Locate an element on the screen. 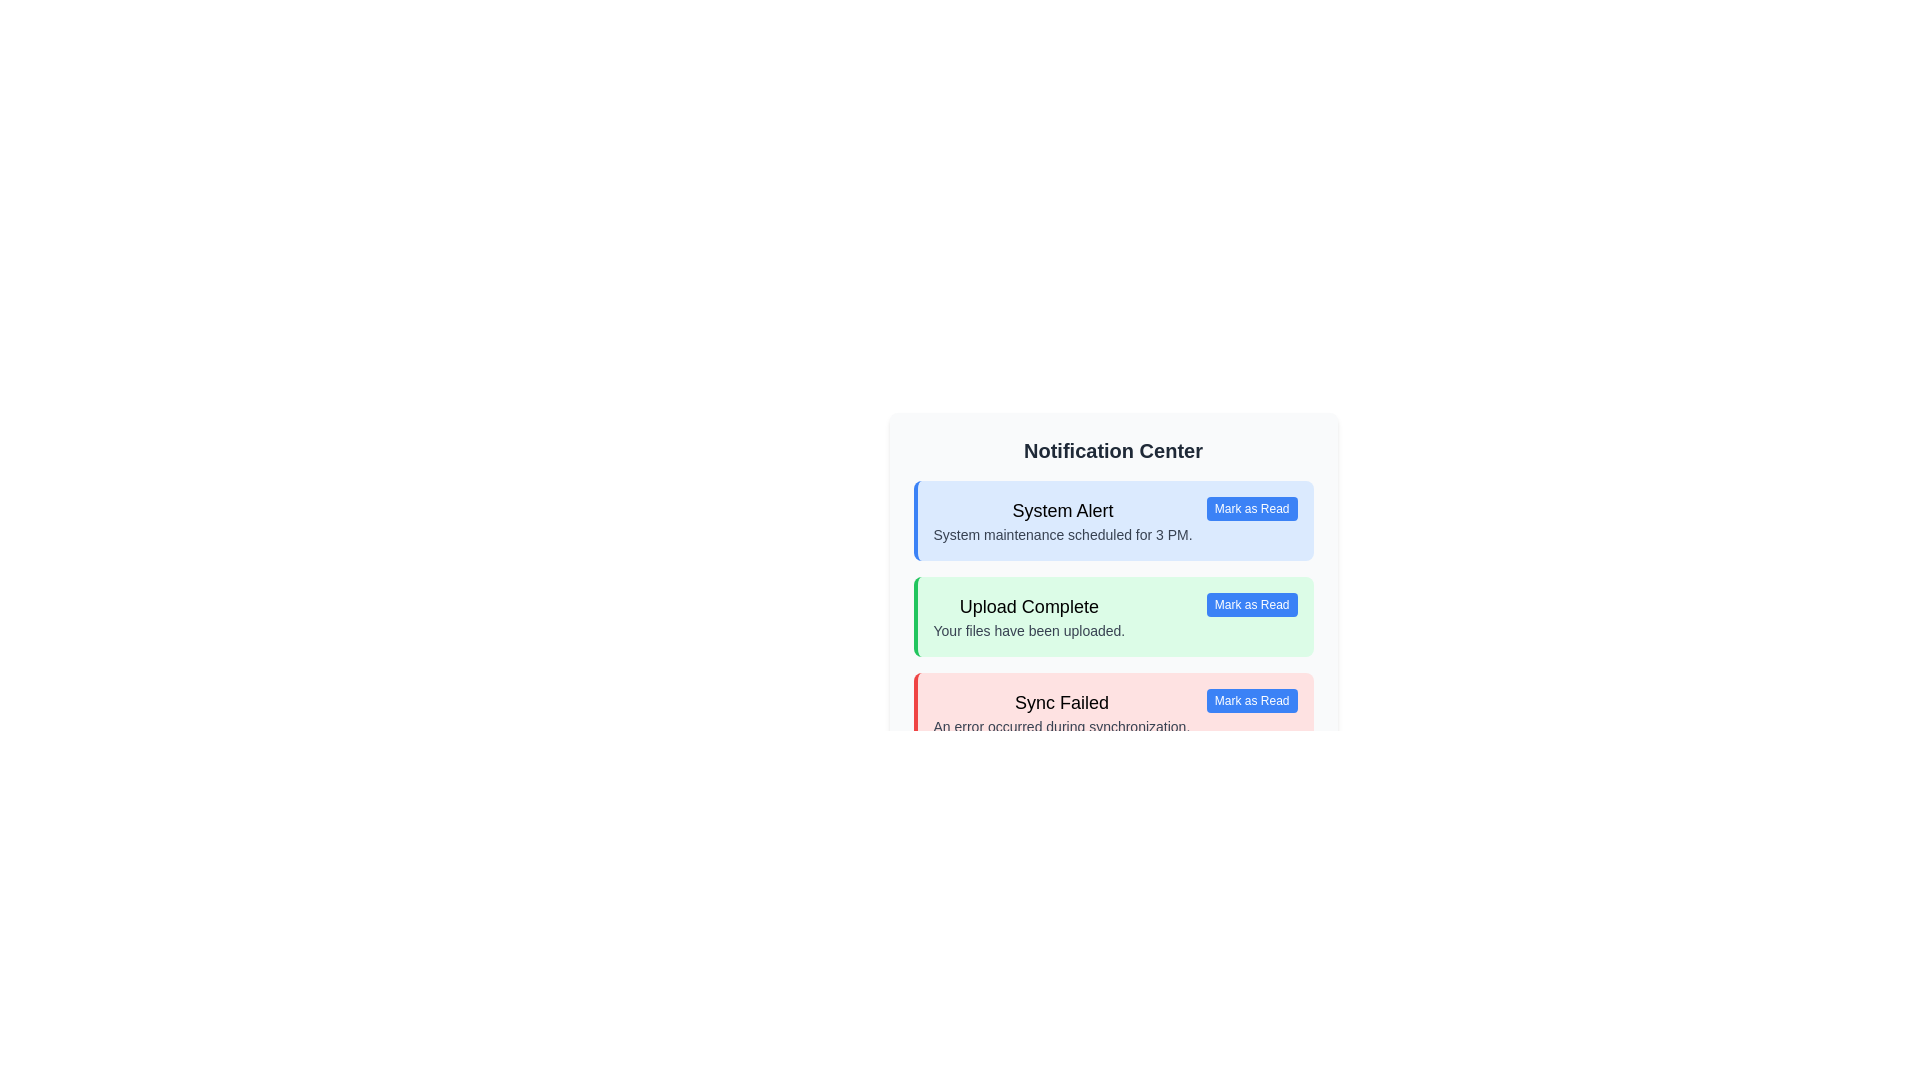  the text element displaying the message 'System maintenance scheduled for 3 PM.' which is part of the 'System Alert' notification box is located at coordinates (1062, 534).